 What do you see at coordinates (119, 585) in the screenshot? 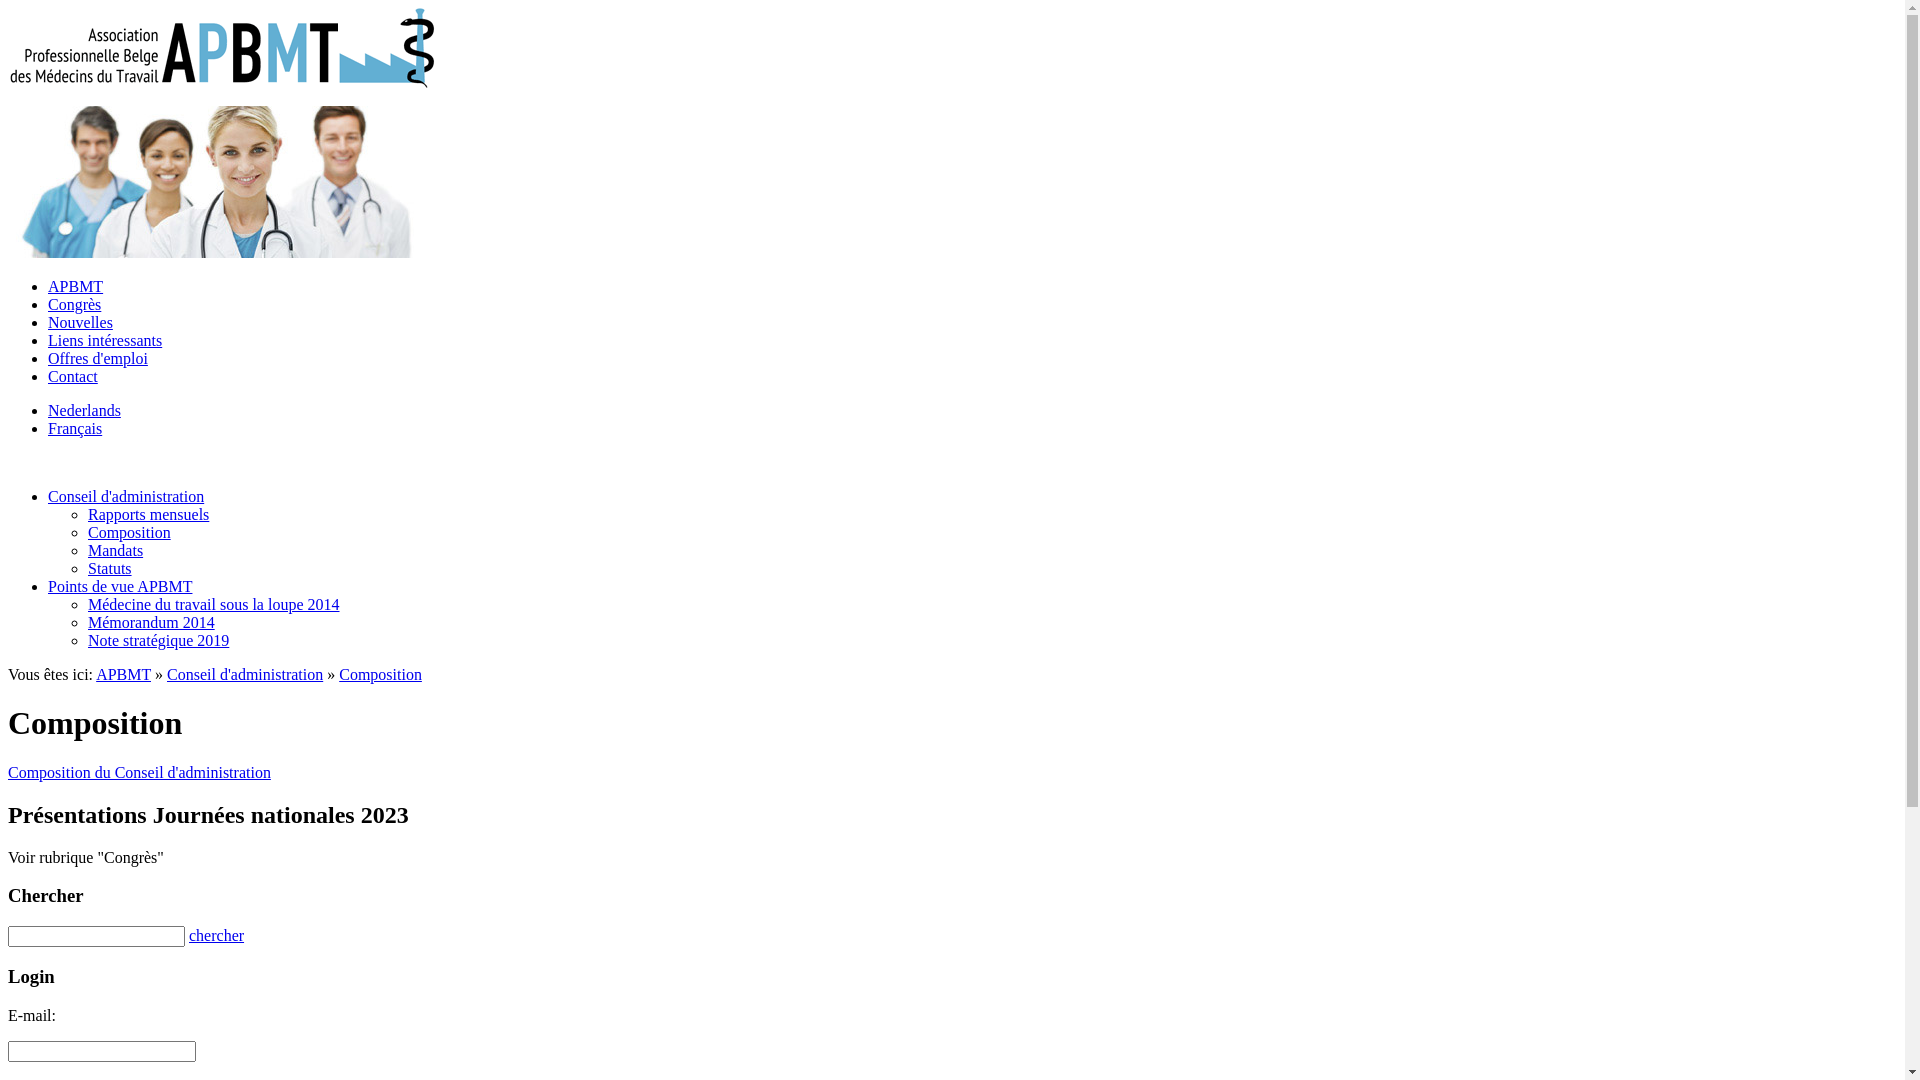
I see `'Points de vue APBMT'` at bounding box center [119, 585].